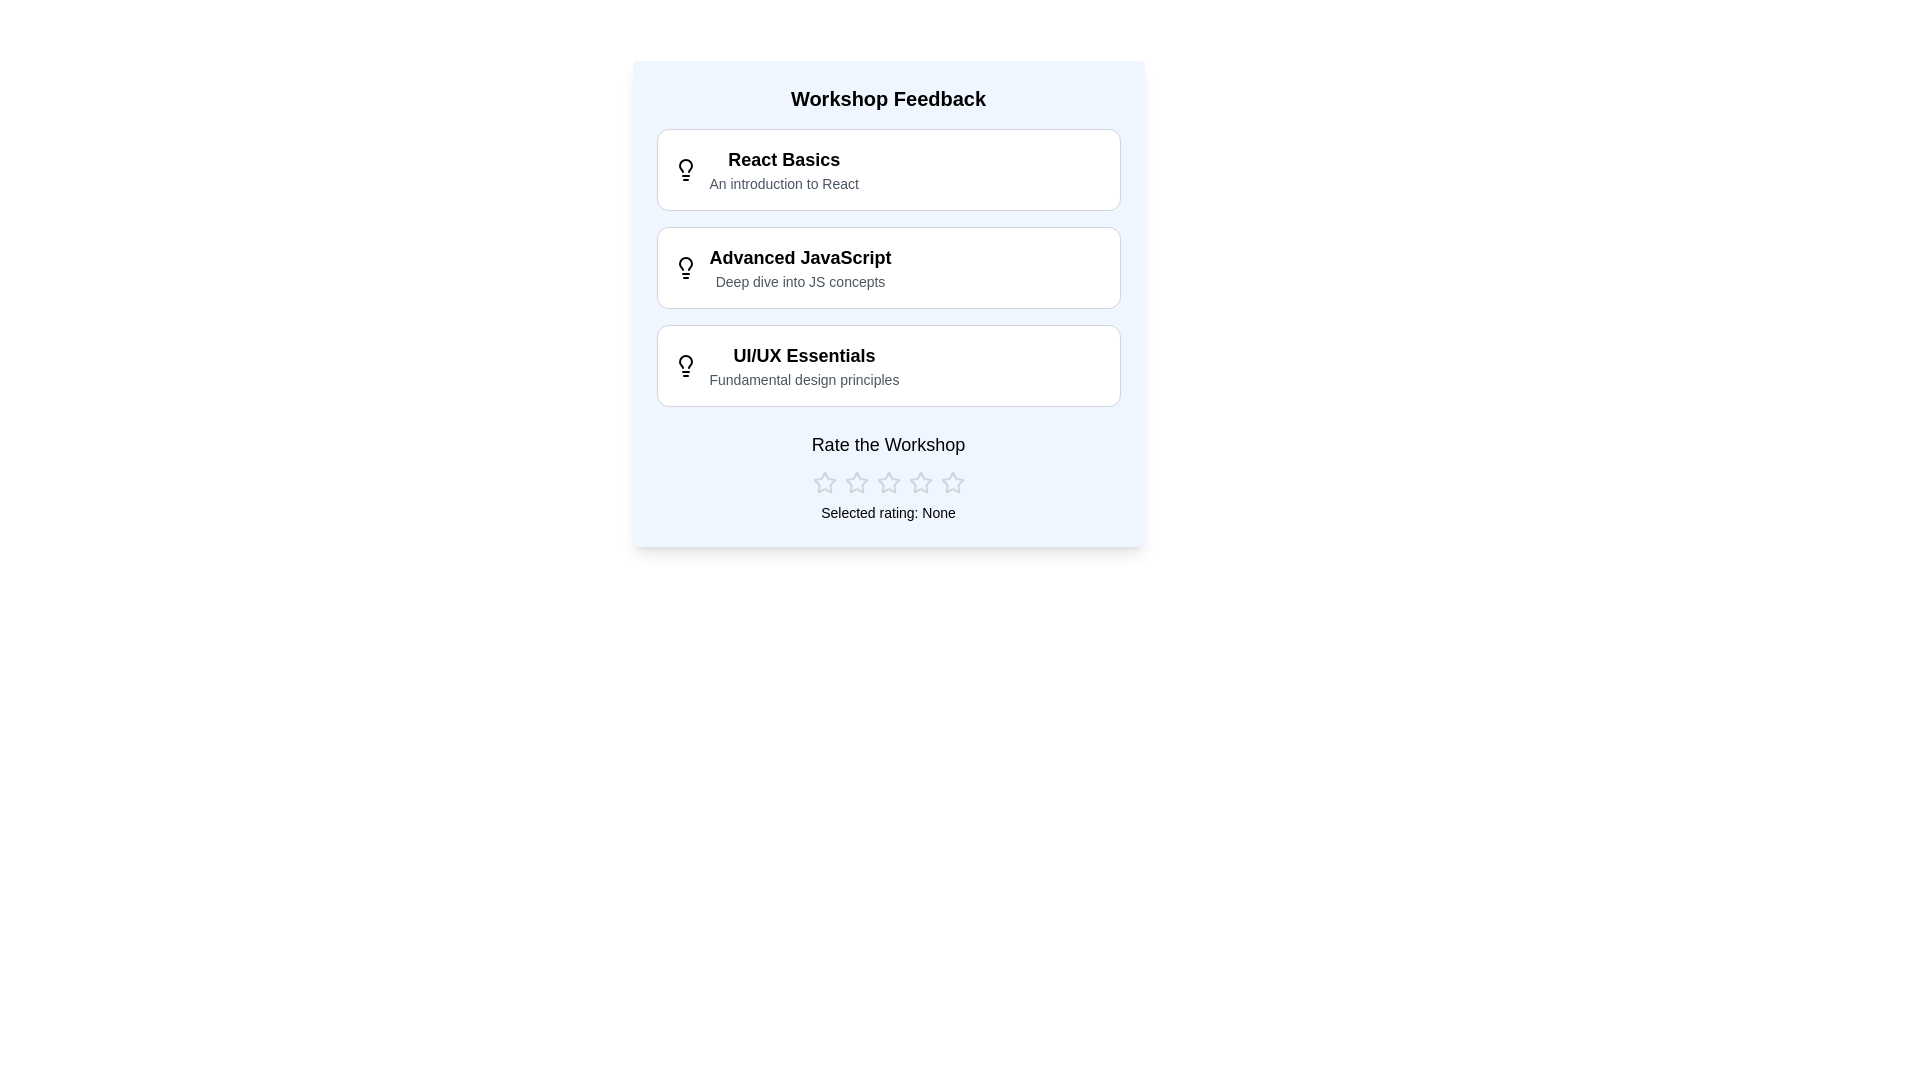  Describe the element at coordinates (887, 482) in the screenshot. I see `the third star icon in the 'Rate the Workshop' section to assign a three-star rating` at that location.